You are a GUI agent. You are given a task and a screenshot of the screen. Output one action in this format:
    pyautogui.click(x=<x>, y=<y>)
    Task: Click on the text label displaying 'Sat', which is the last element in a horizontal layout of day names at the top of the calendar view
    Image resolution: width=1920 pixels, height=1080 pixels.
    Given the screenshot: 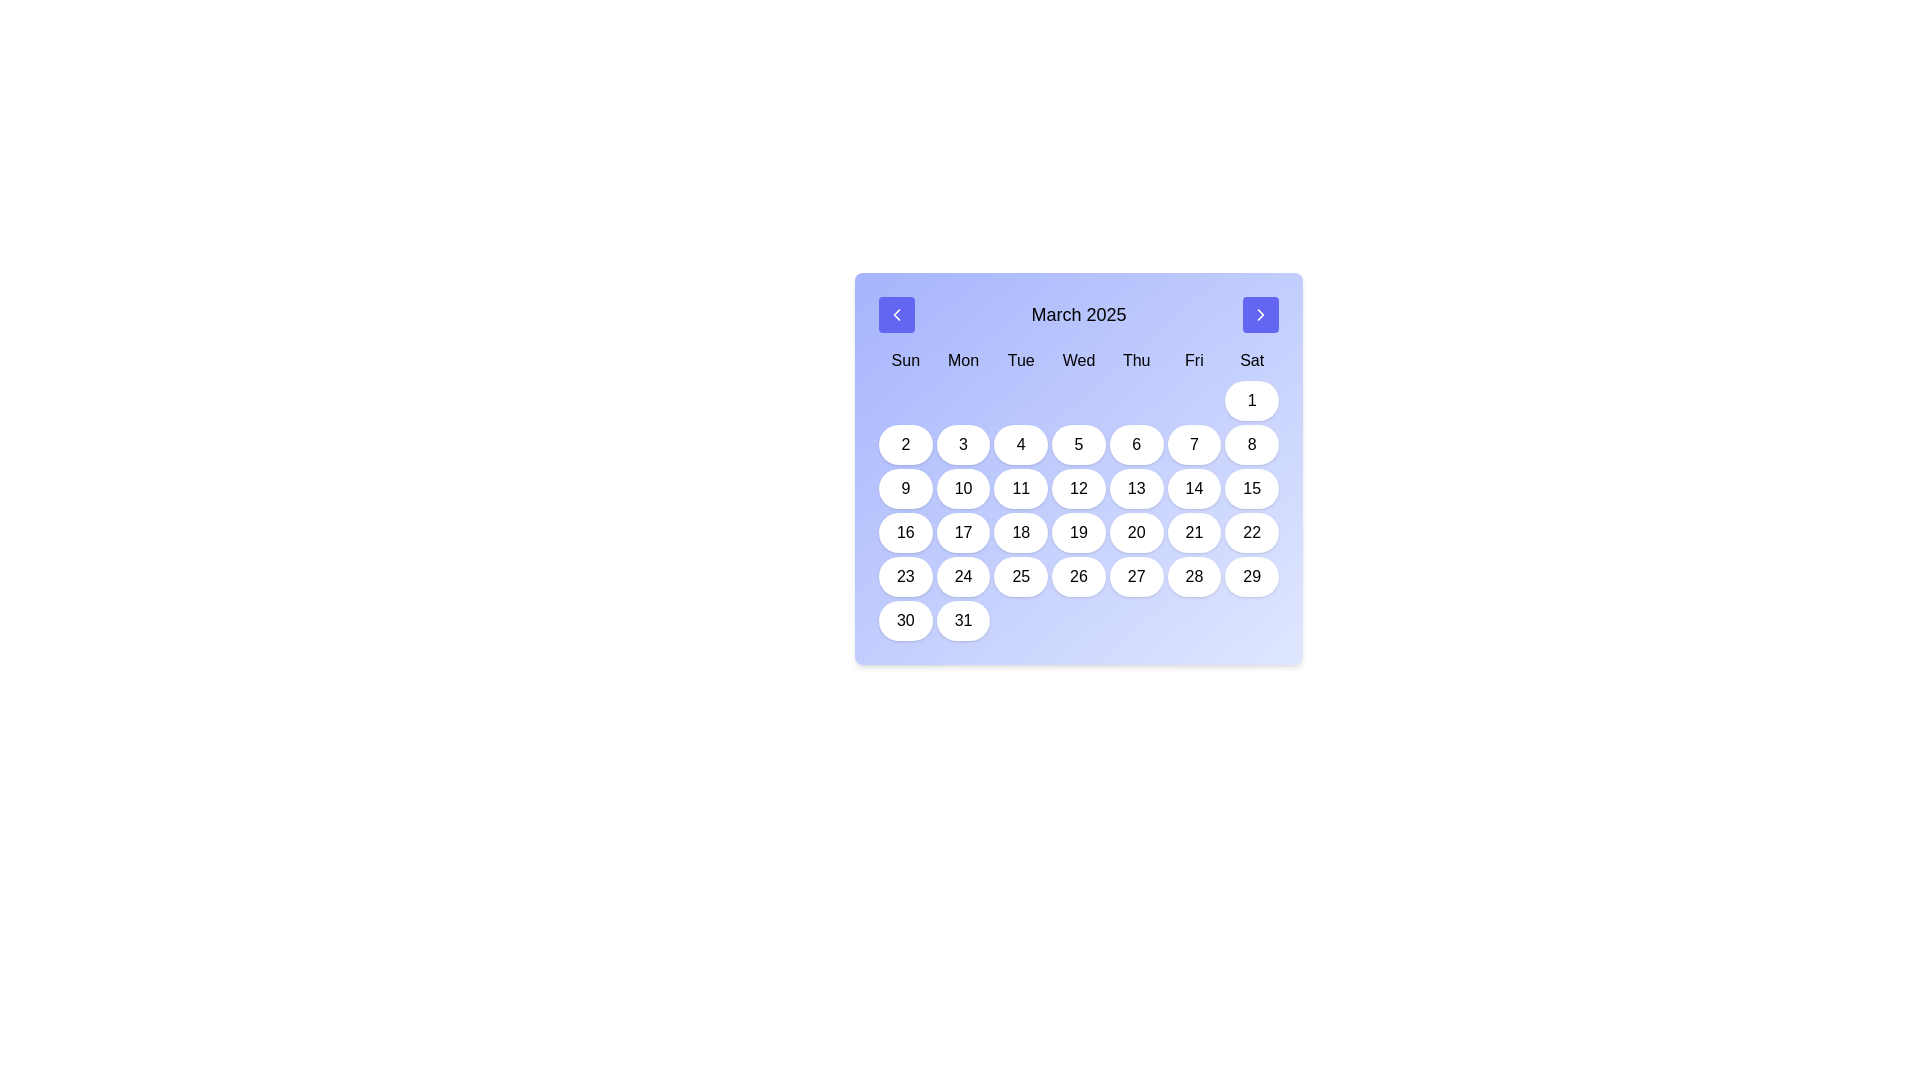 What is the action you would take?
    pyautogui.click(x=1251, y=361)
    